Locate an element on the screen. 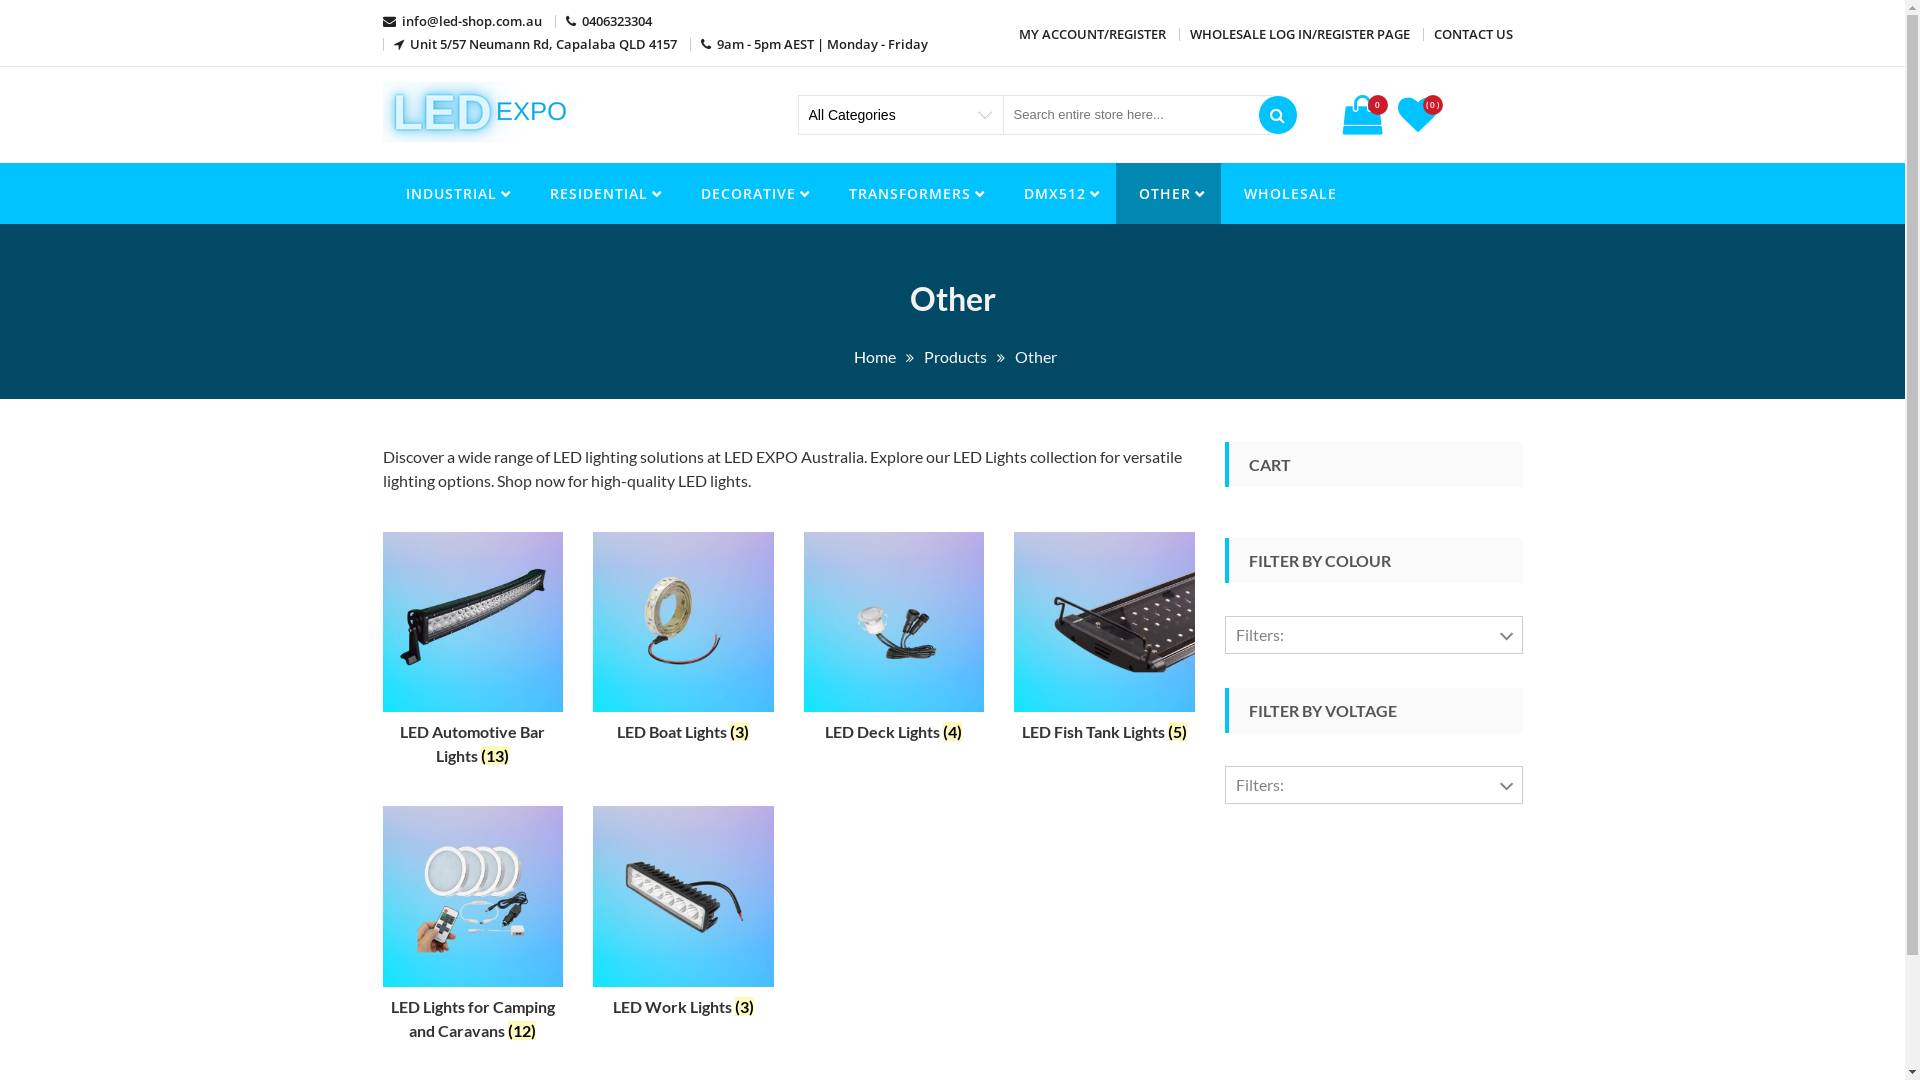 The image size is (1920, 1080). '0' is located at coordinates (1363, 115).